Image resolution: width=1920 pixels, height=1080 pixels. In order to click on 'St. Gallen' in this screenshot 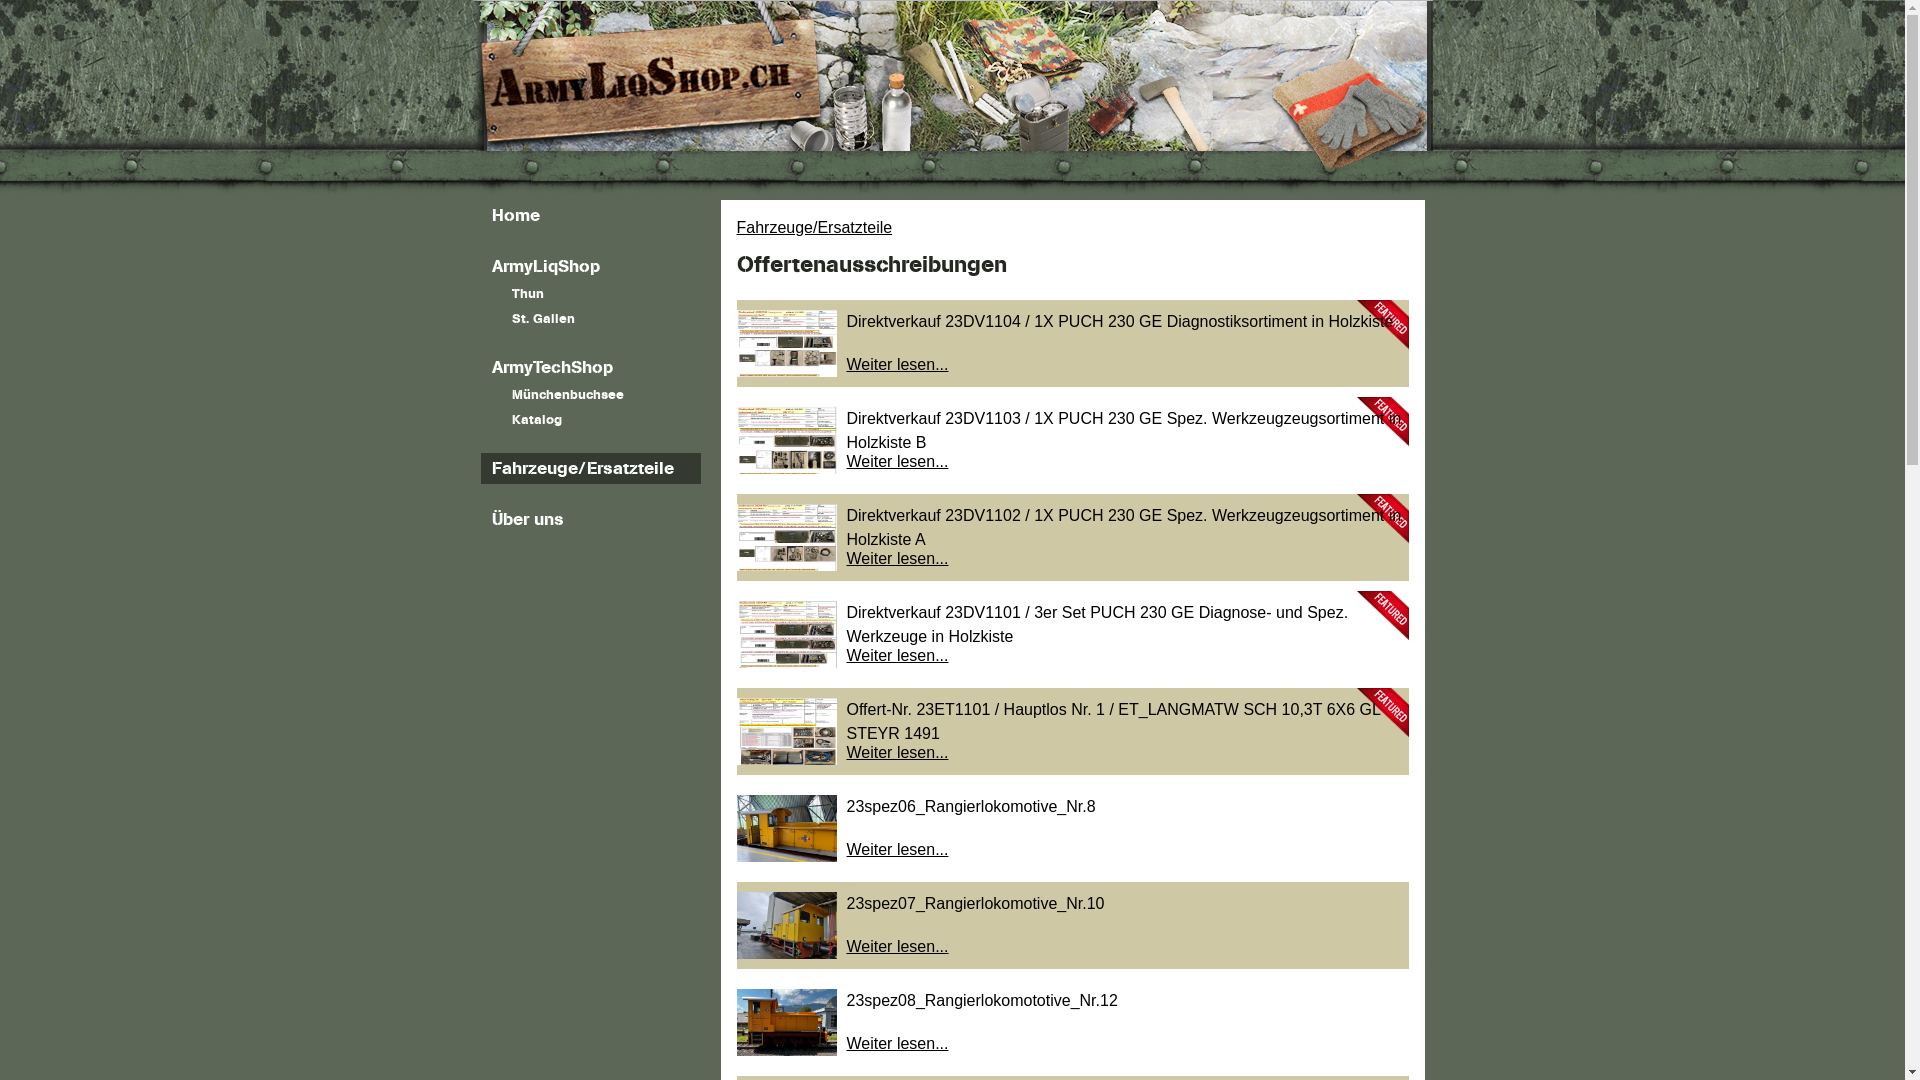, I will do `click(589, 318)`.